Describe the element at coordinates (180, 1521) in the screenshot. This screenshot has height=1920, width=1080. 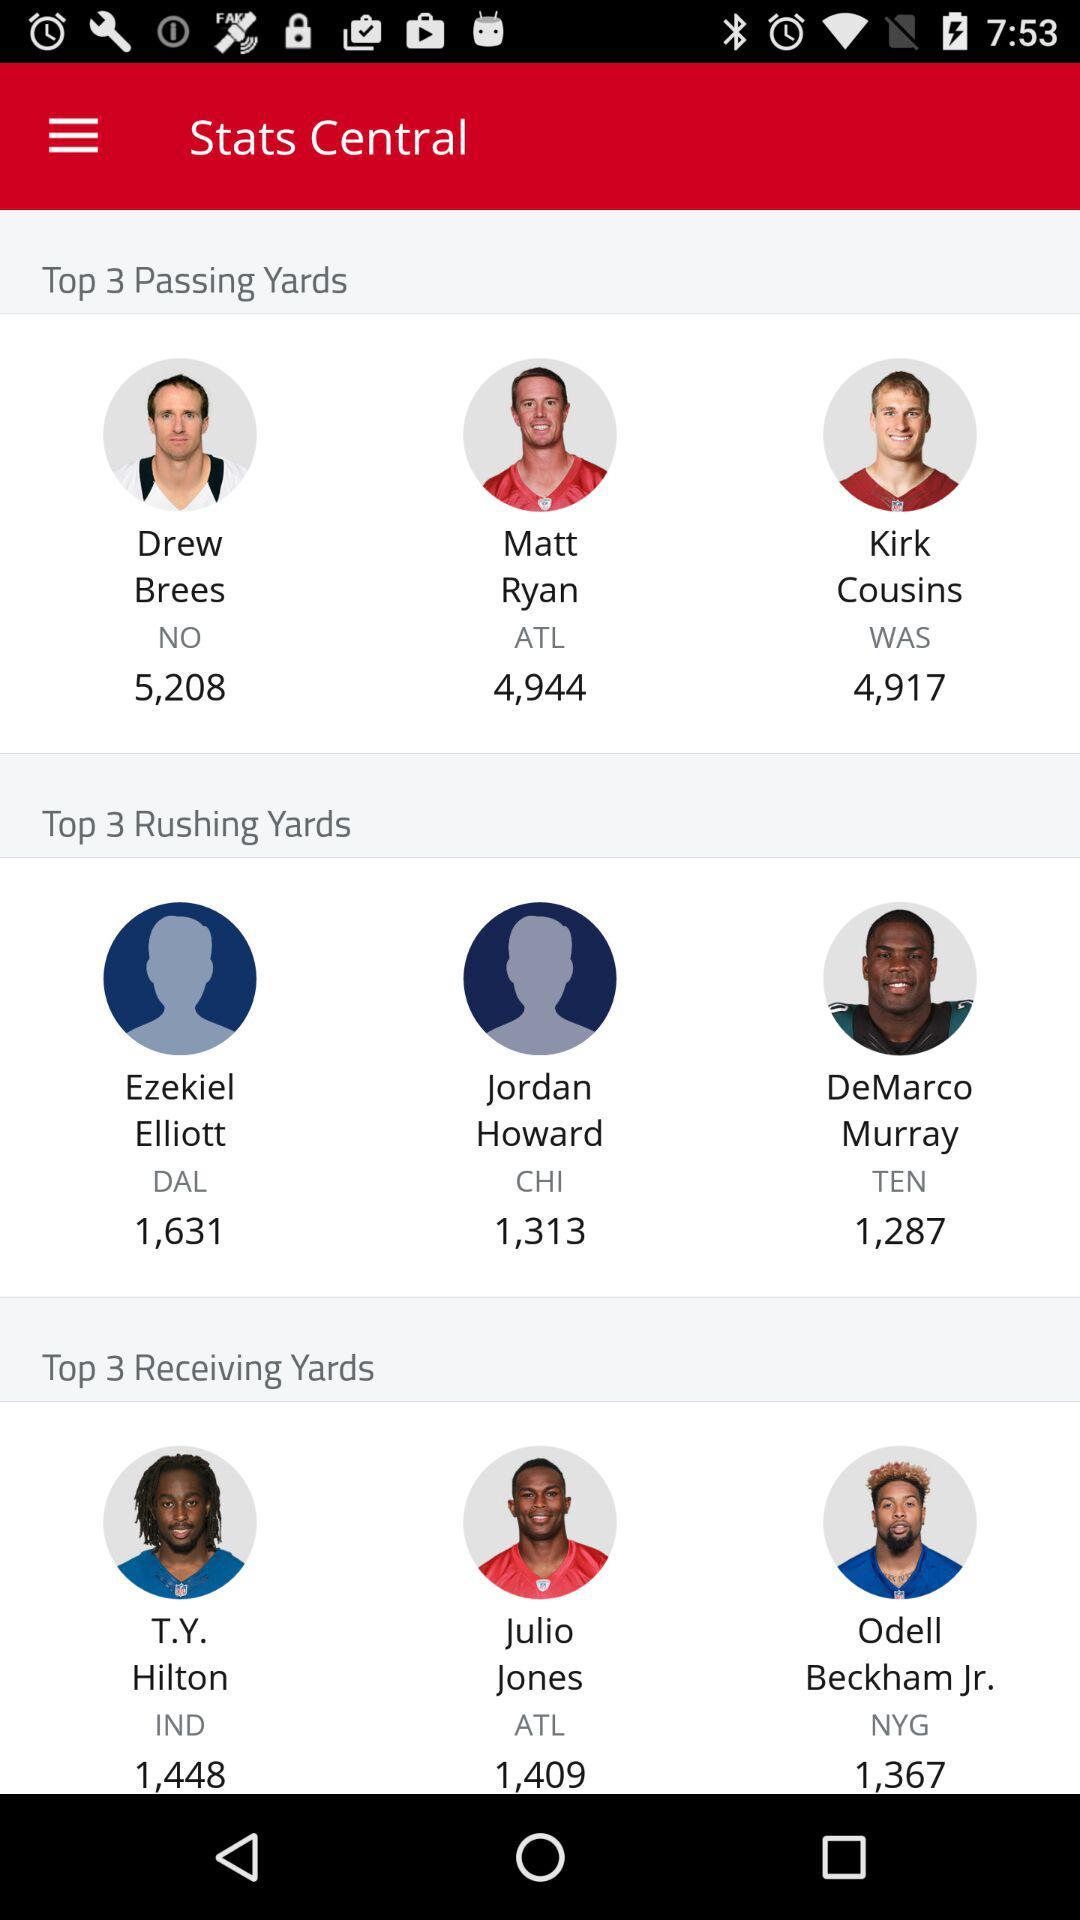
I see `player profile` at that location.